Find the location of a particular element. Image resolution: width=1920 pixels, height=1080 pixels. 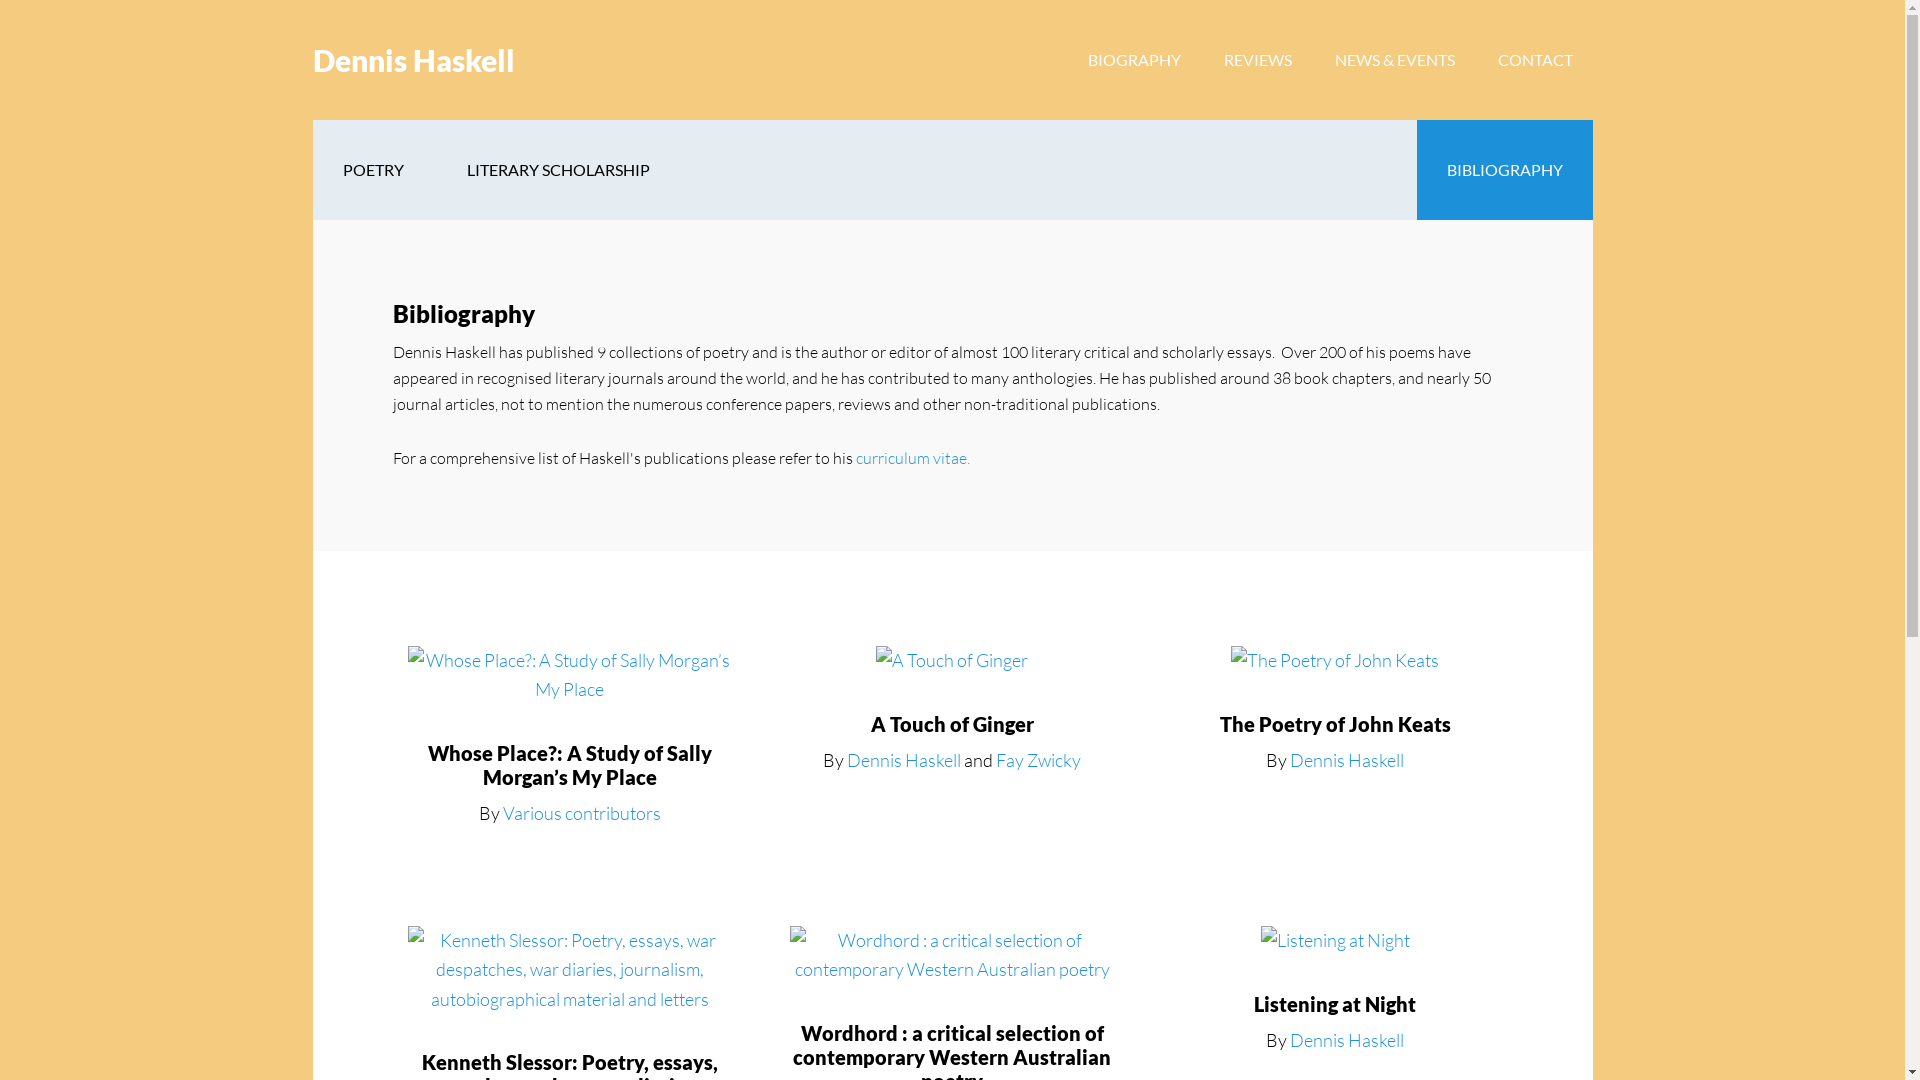

'Dennis Haskell' is located at coordinates (311, 59).